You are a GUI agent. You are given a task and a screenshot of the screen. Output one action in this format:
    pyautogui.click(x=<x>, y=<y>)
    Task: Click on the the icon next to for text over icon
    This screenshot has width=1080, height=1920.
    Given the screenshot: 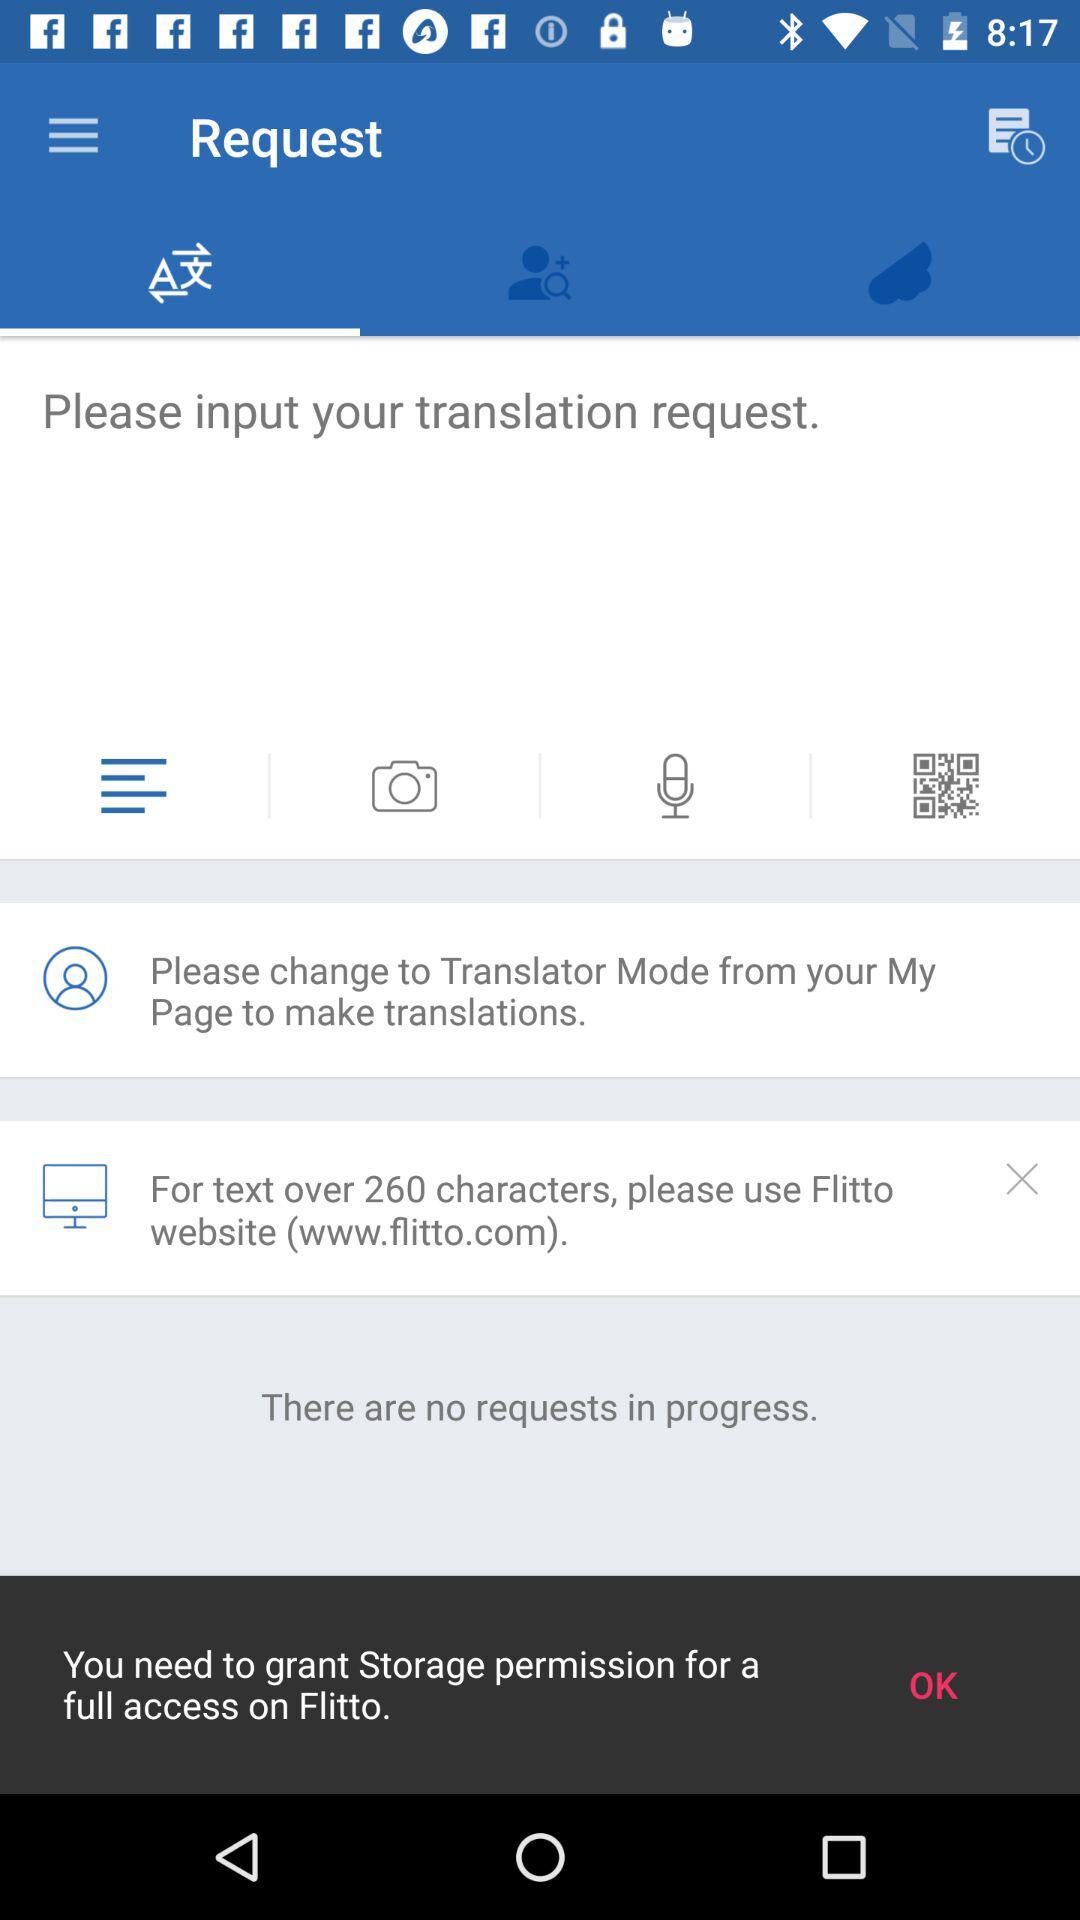 What is the action you would take?
    pyautogui.click(x=73, y=1196)
    